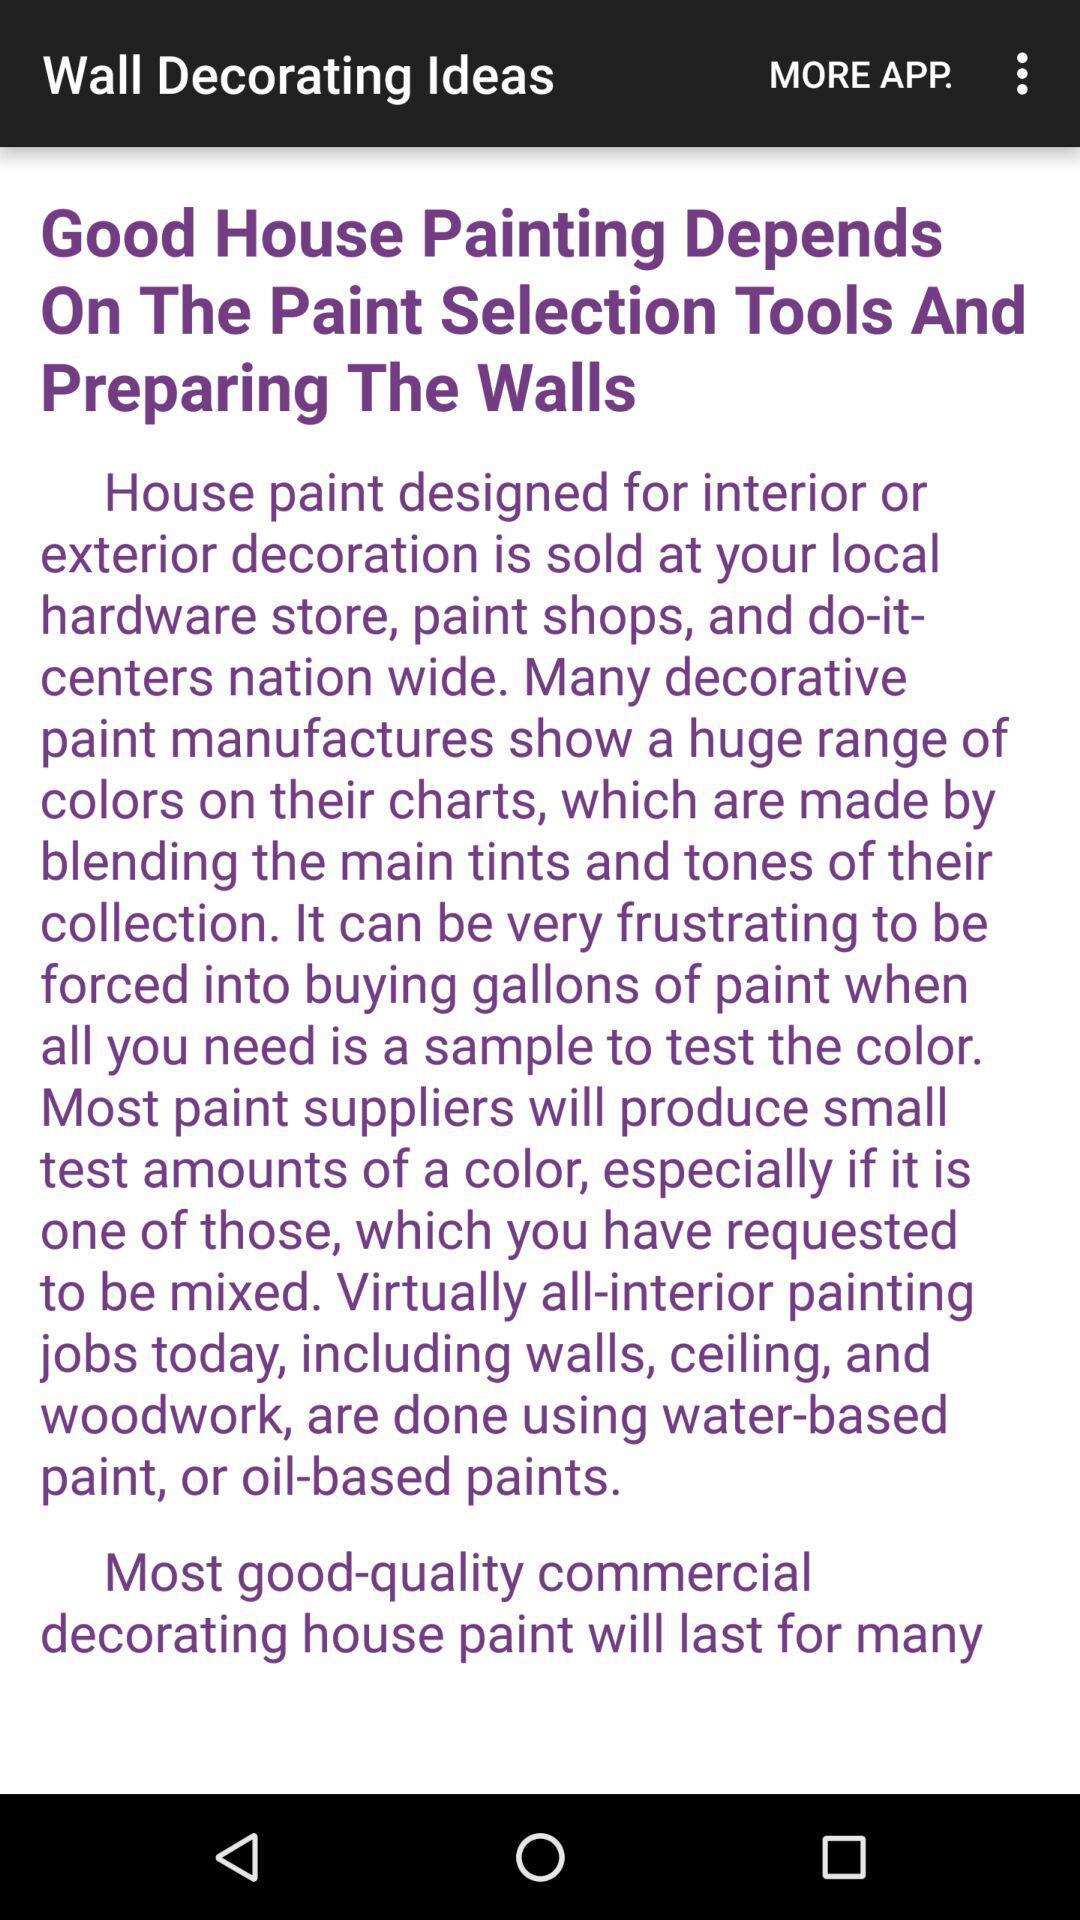  I want to click on the icon next to more app., so click(1027, 73).